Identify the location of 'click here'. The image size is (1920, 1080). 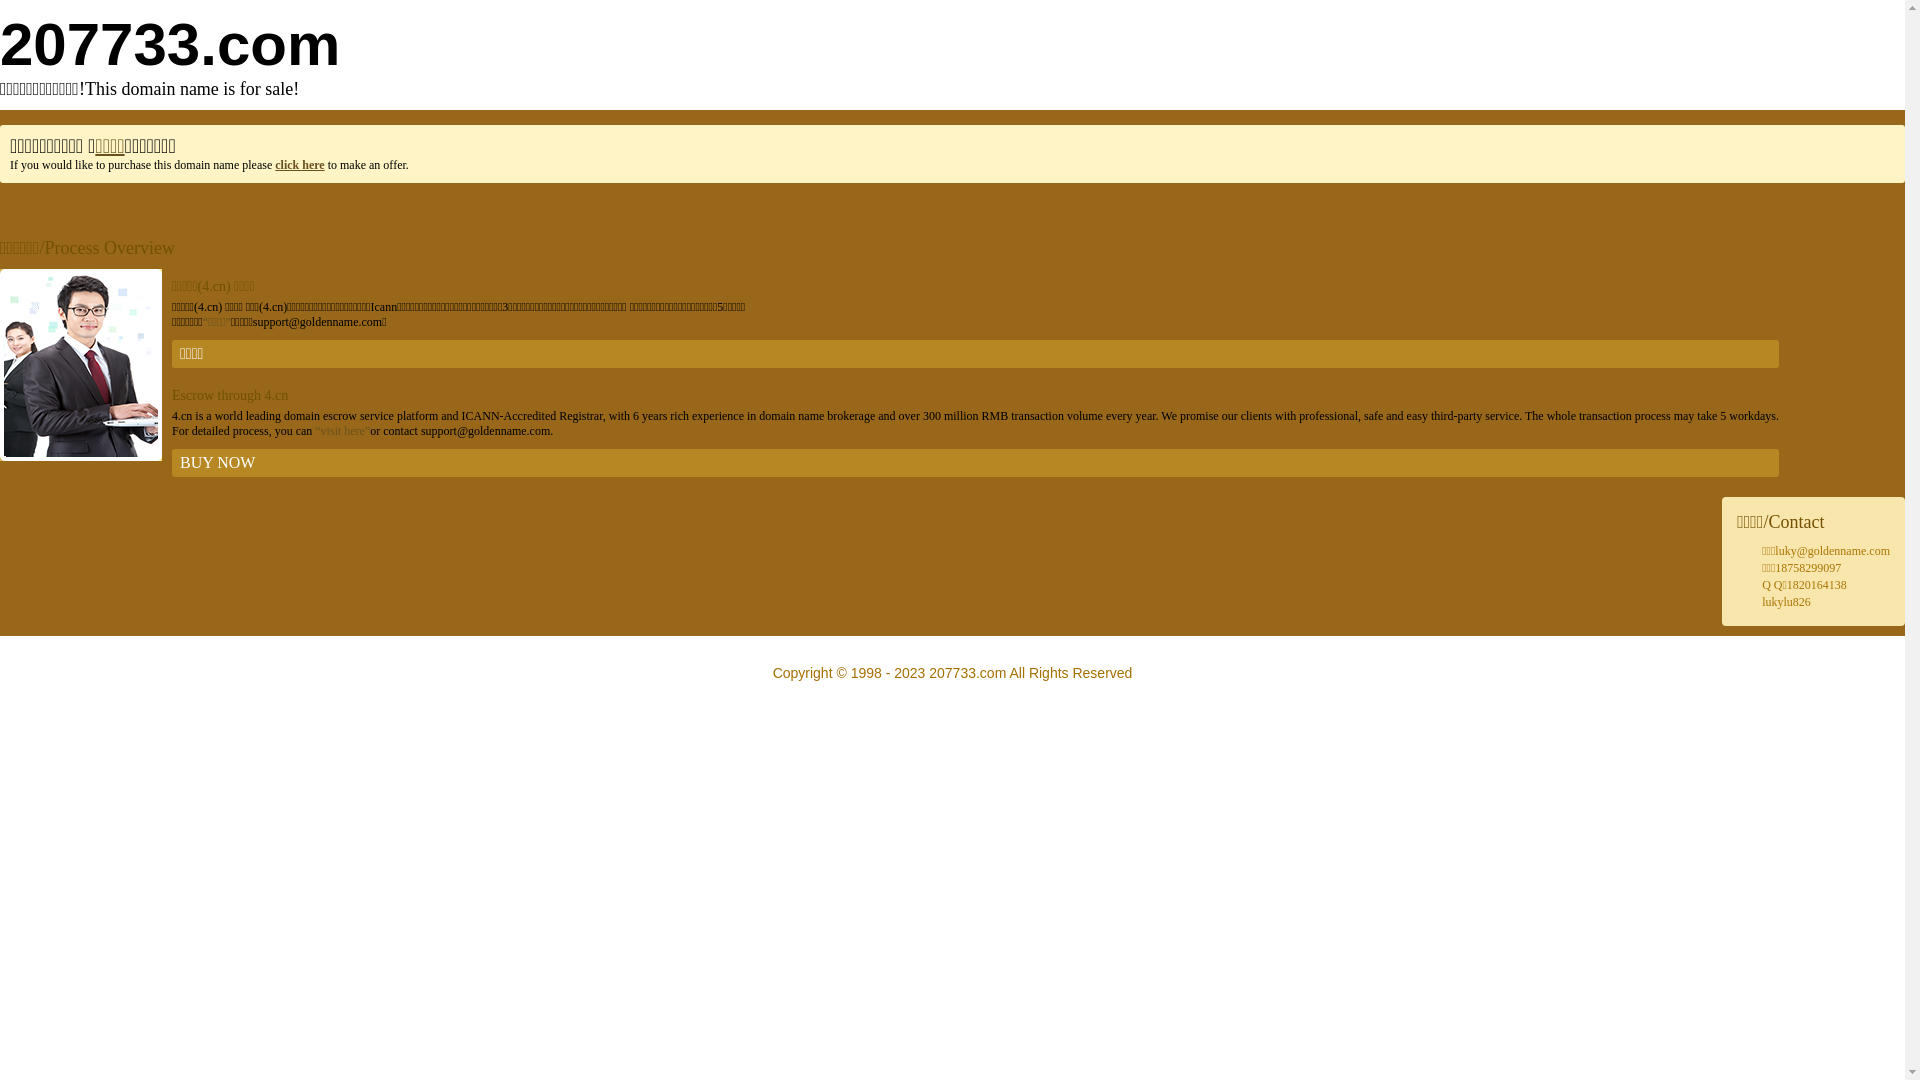
(273, 164).